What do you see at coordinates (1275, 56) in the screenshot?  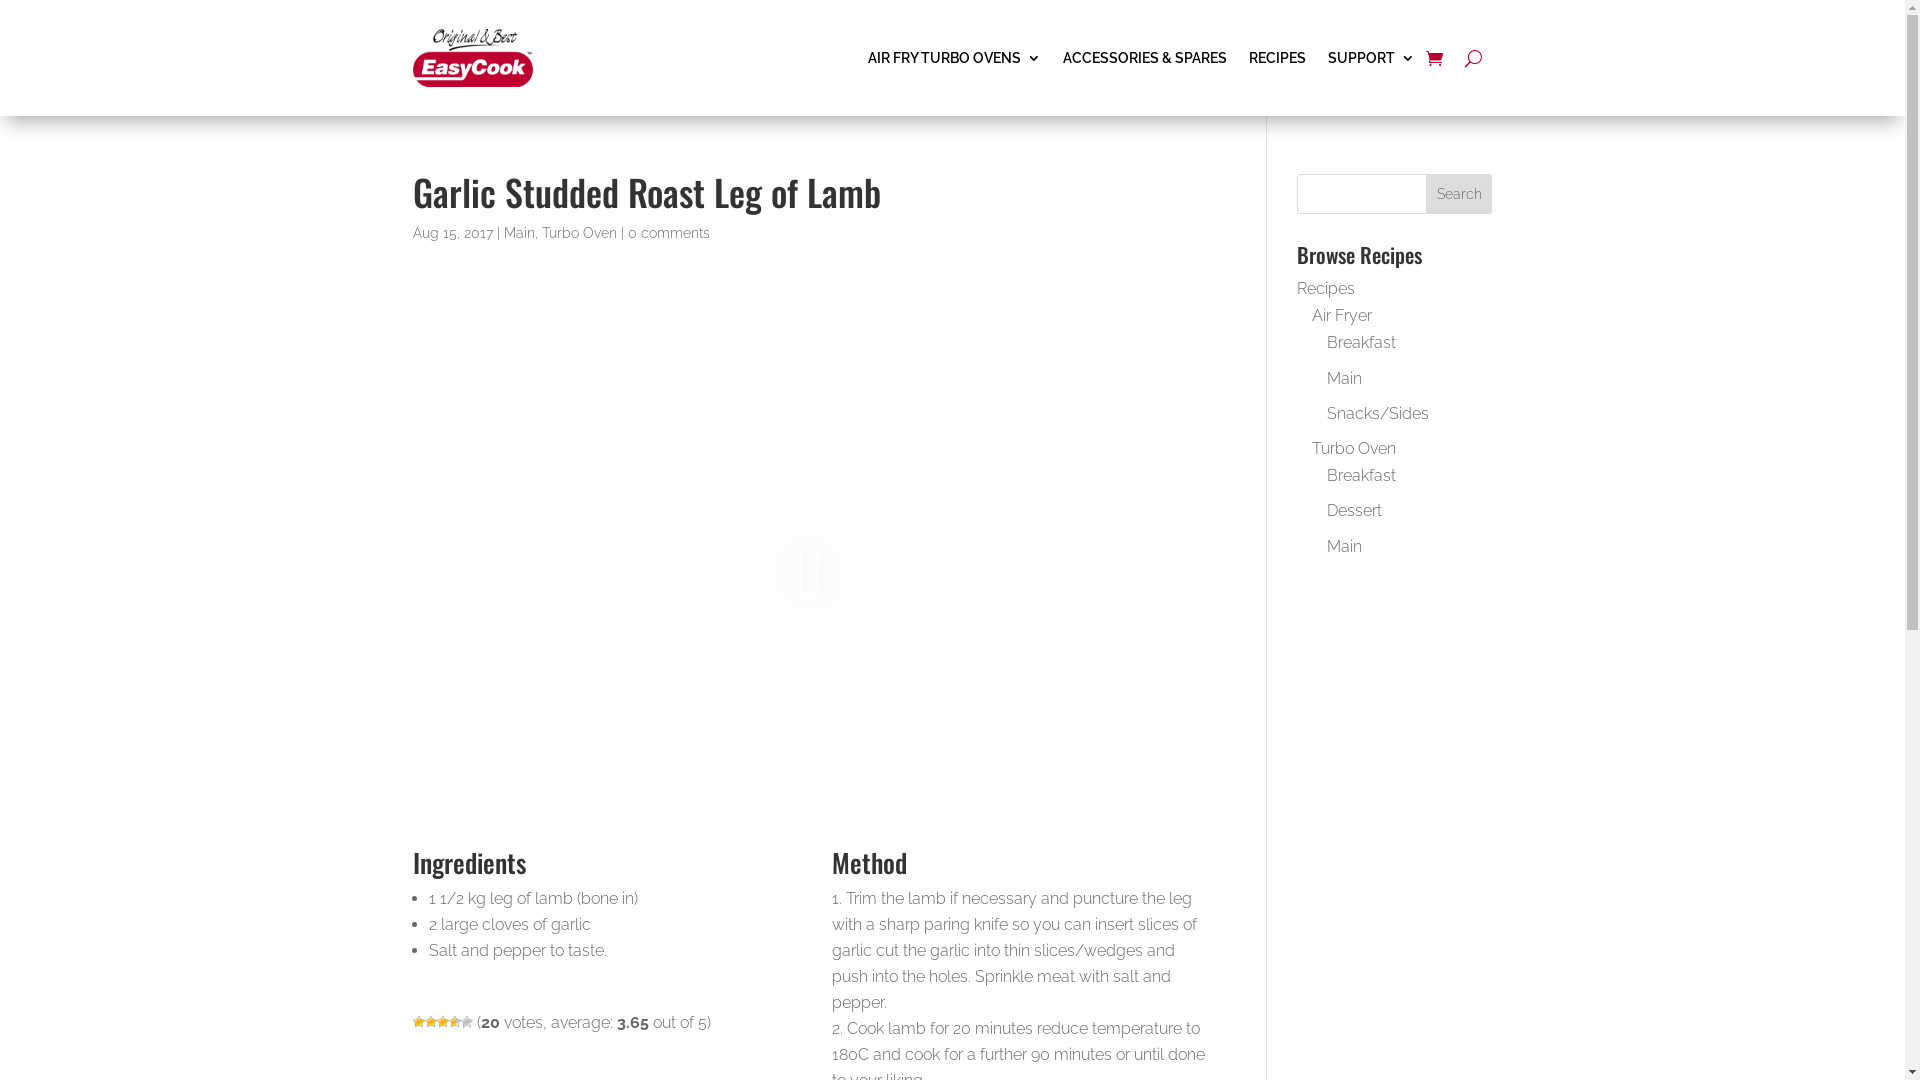 I see `'RECIPES'` at bounding box center [1275, 56].